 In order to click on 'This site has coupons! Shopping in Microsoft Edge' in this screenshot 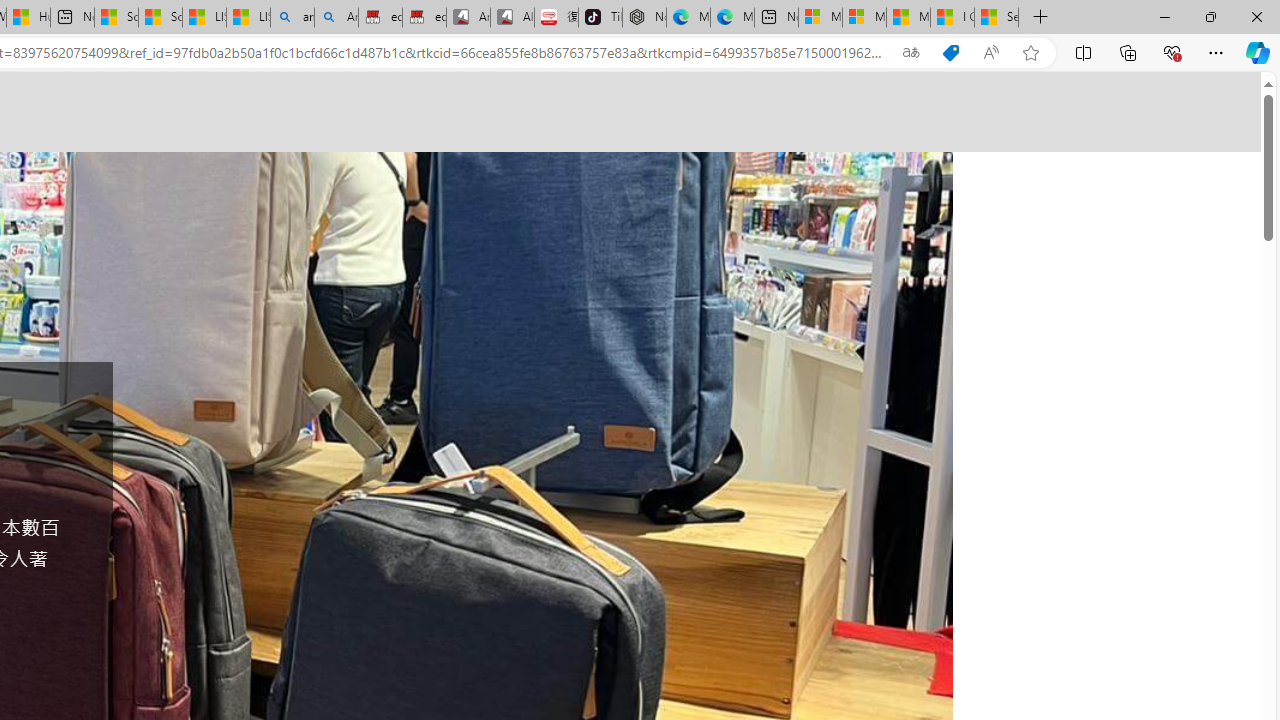, I will do `click(950, 52)`.